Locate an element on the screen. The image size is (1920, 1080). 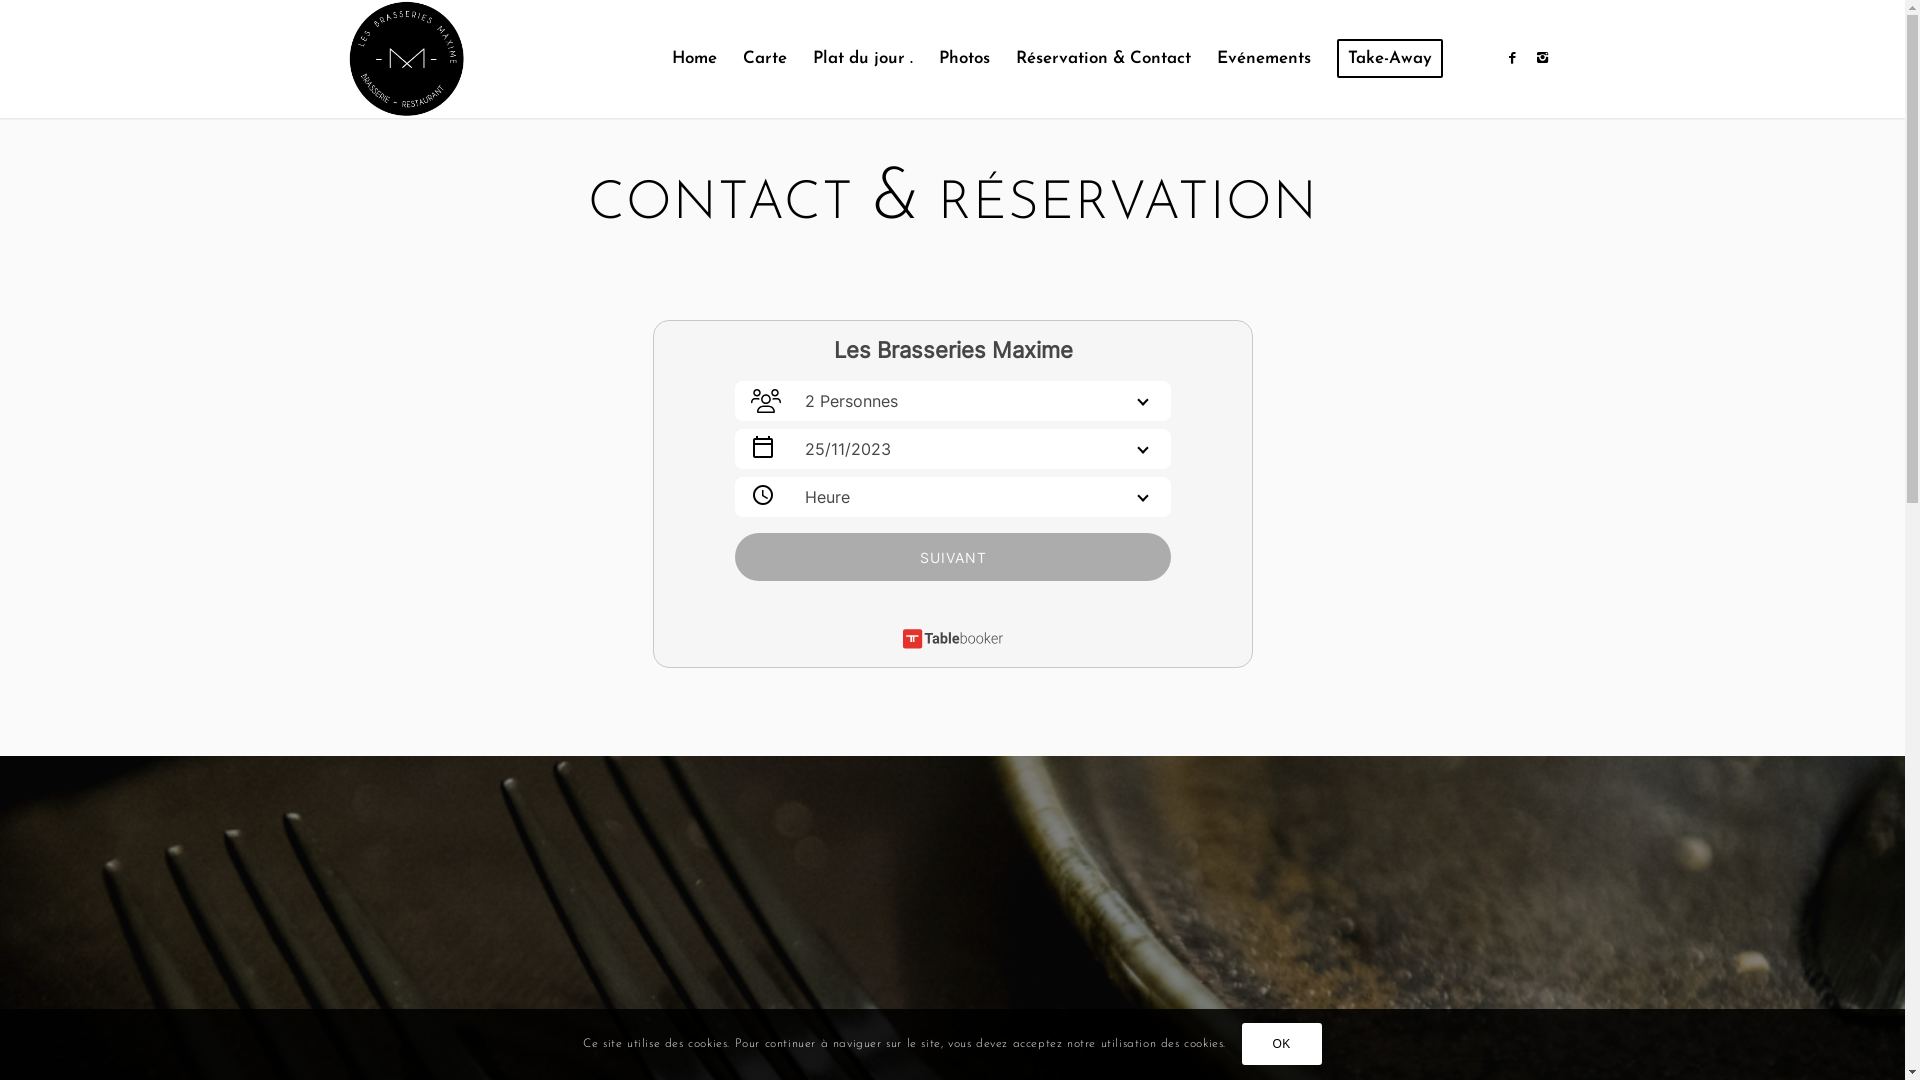
'Instagram' is located at coordinates (1526, 56).